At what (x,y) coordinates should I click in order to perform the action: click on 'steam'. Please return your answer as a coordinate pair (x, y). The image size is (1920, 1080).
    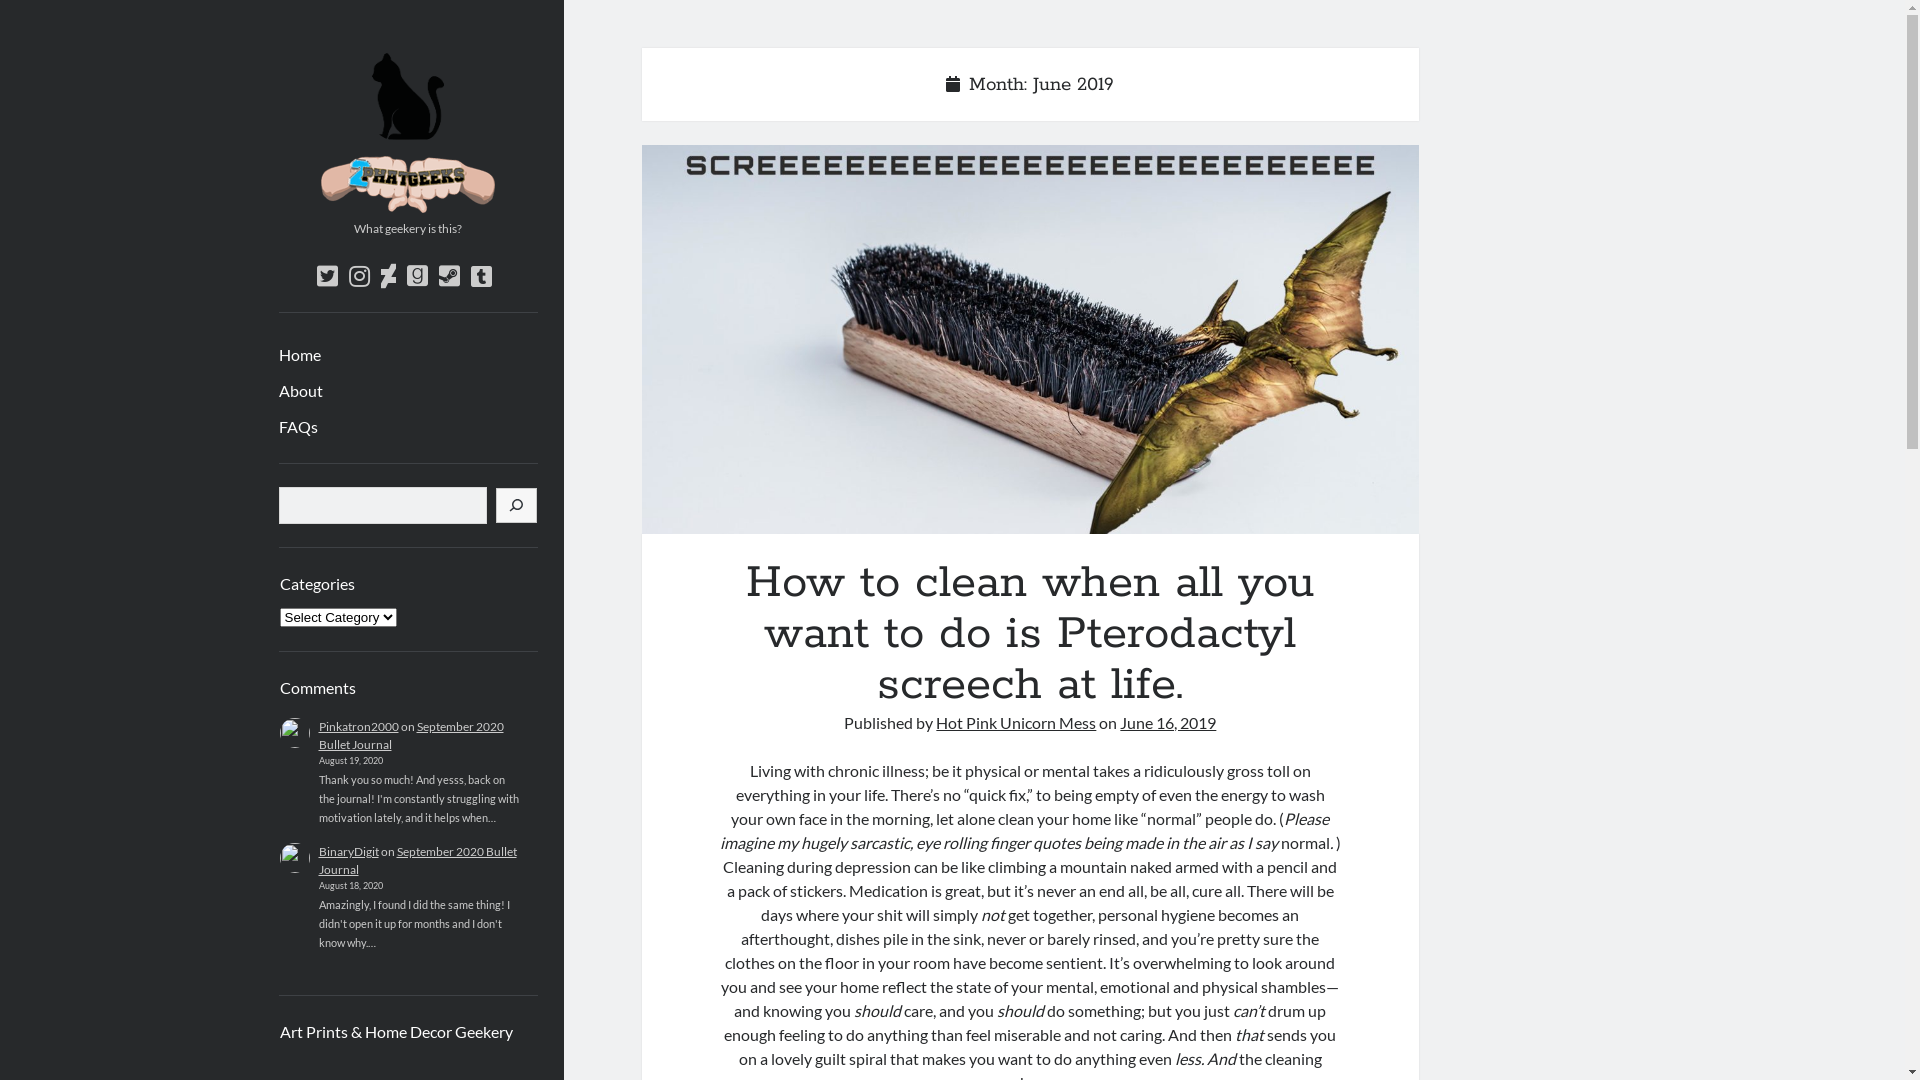
    Looking at the image, I should click on (447, 276).